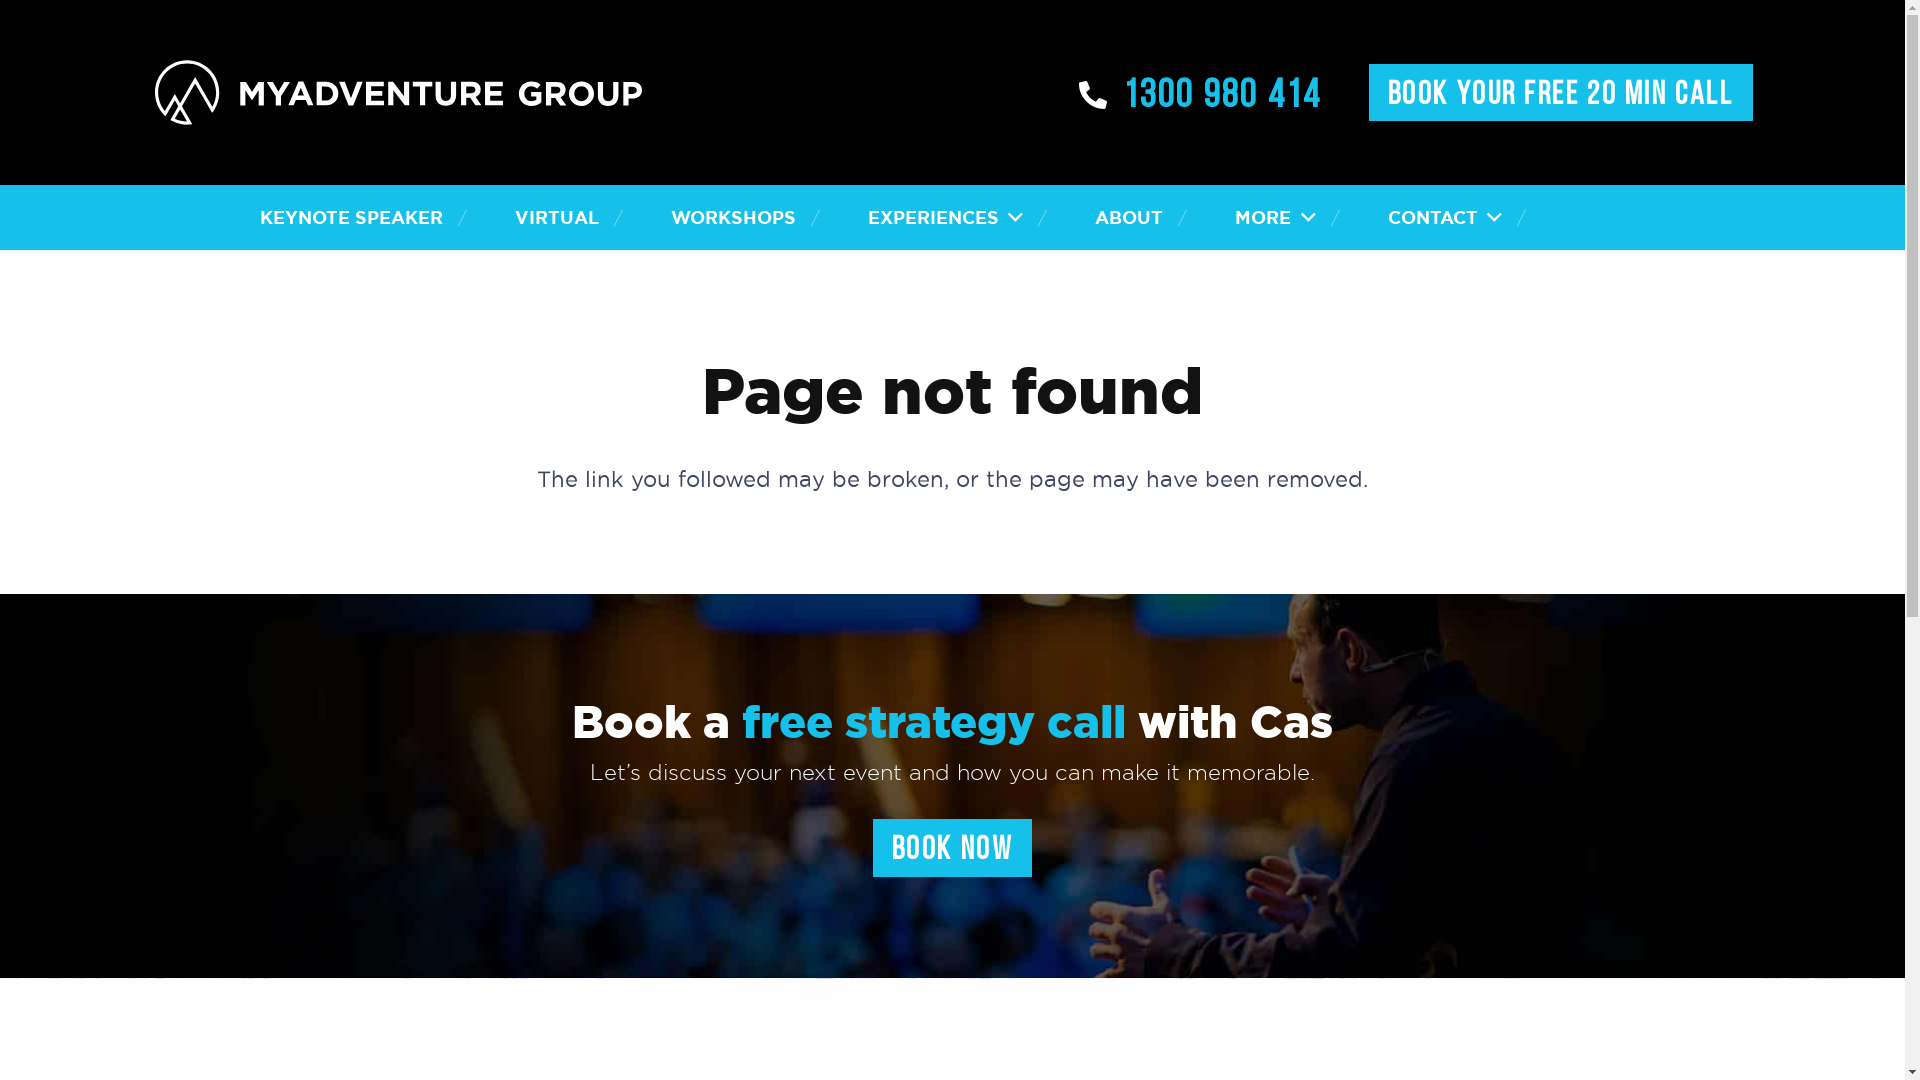 This screenshot has height=1080, width=1920. I want to click on '1300 980 414', so click(1200, 92).